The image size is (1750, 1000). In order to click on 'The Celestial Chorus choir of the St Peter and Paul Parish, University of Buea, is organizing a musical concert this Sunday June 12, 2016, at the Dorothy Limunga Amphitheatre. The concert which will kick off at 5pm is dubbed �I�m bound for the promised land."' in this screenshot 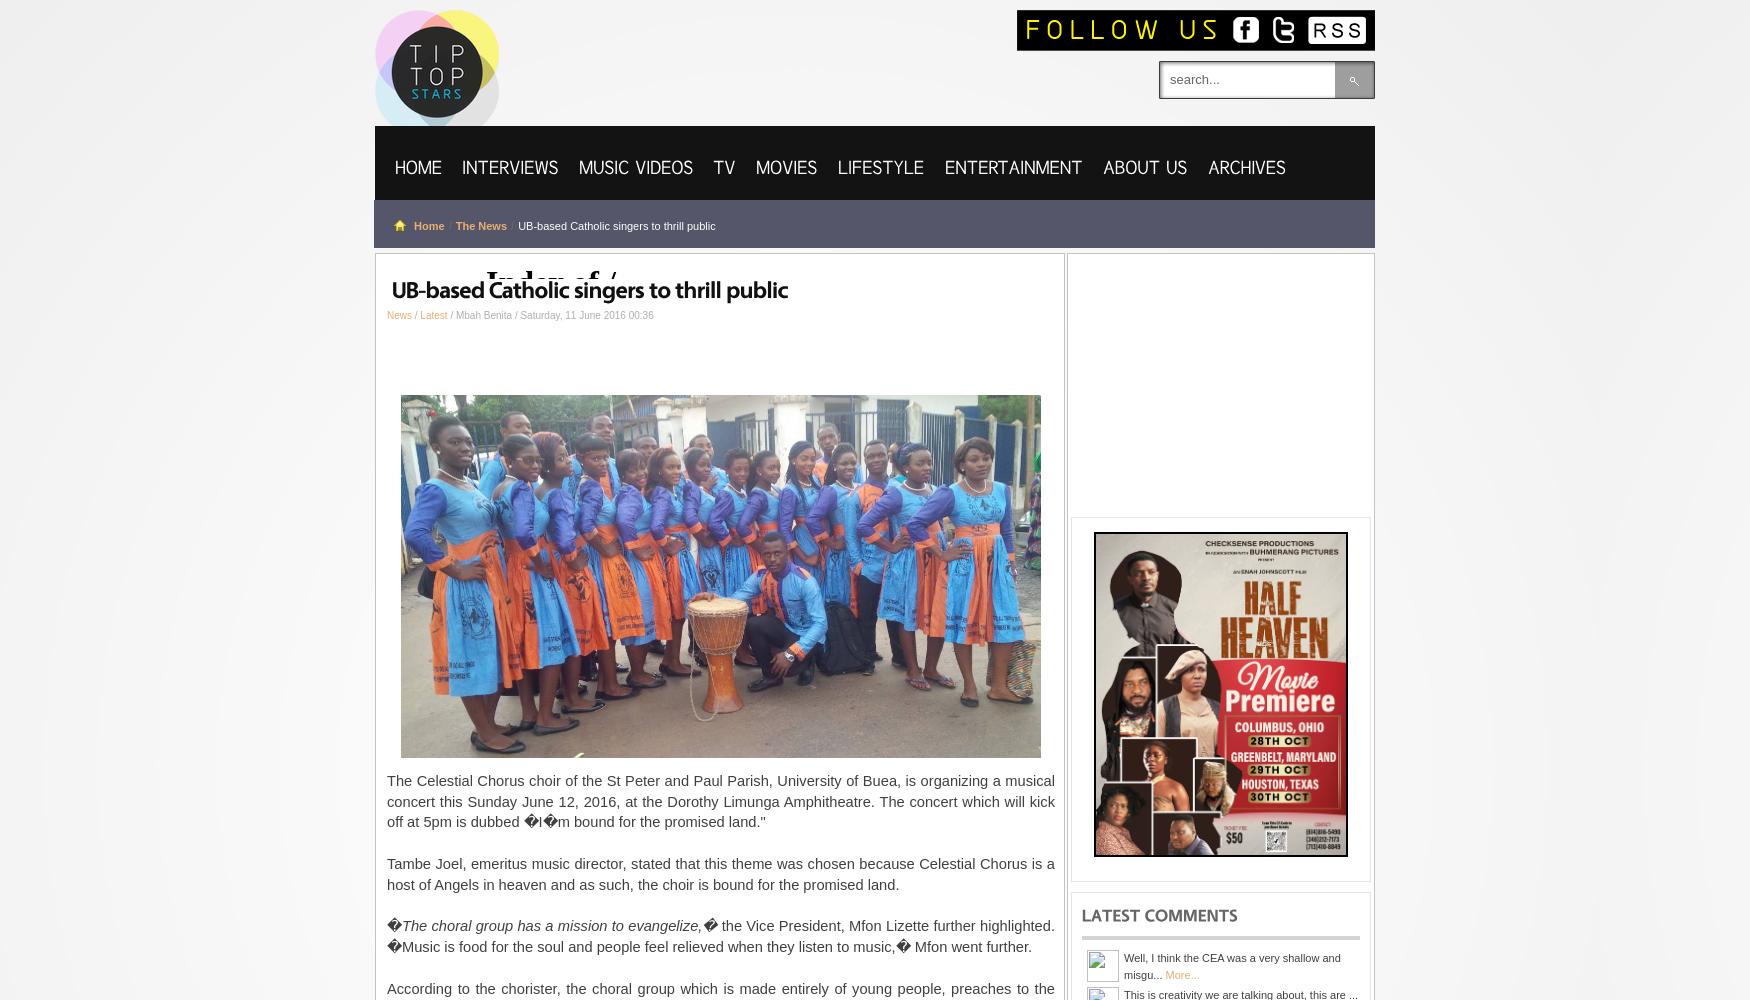, I will do `click(721, 801)`.